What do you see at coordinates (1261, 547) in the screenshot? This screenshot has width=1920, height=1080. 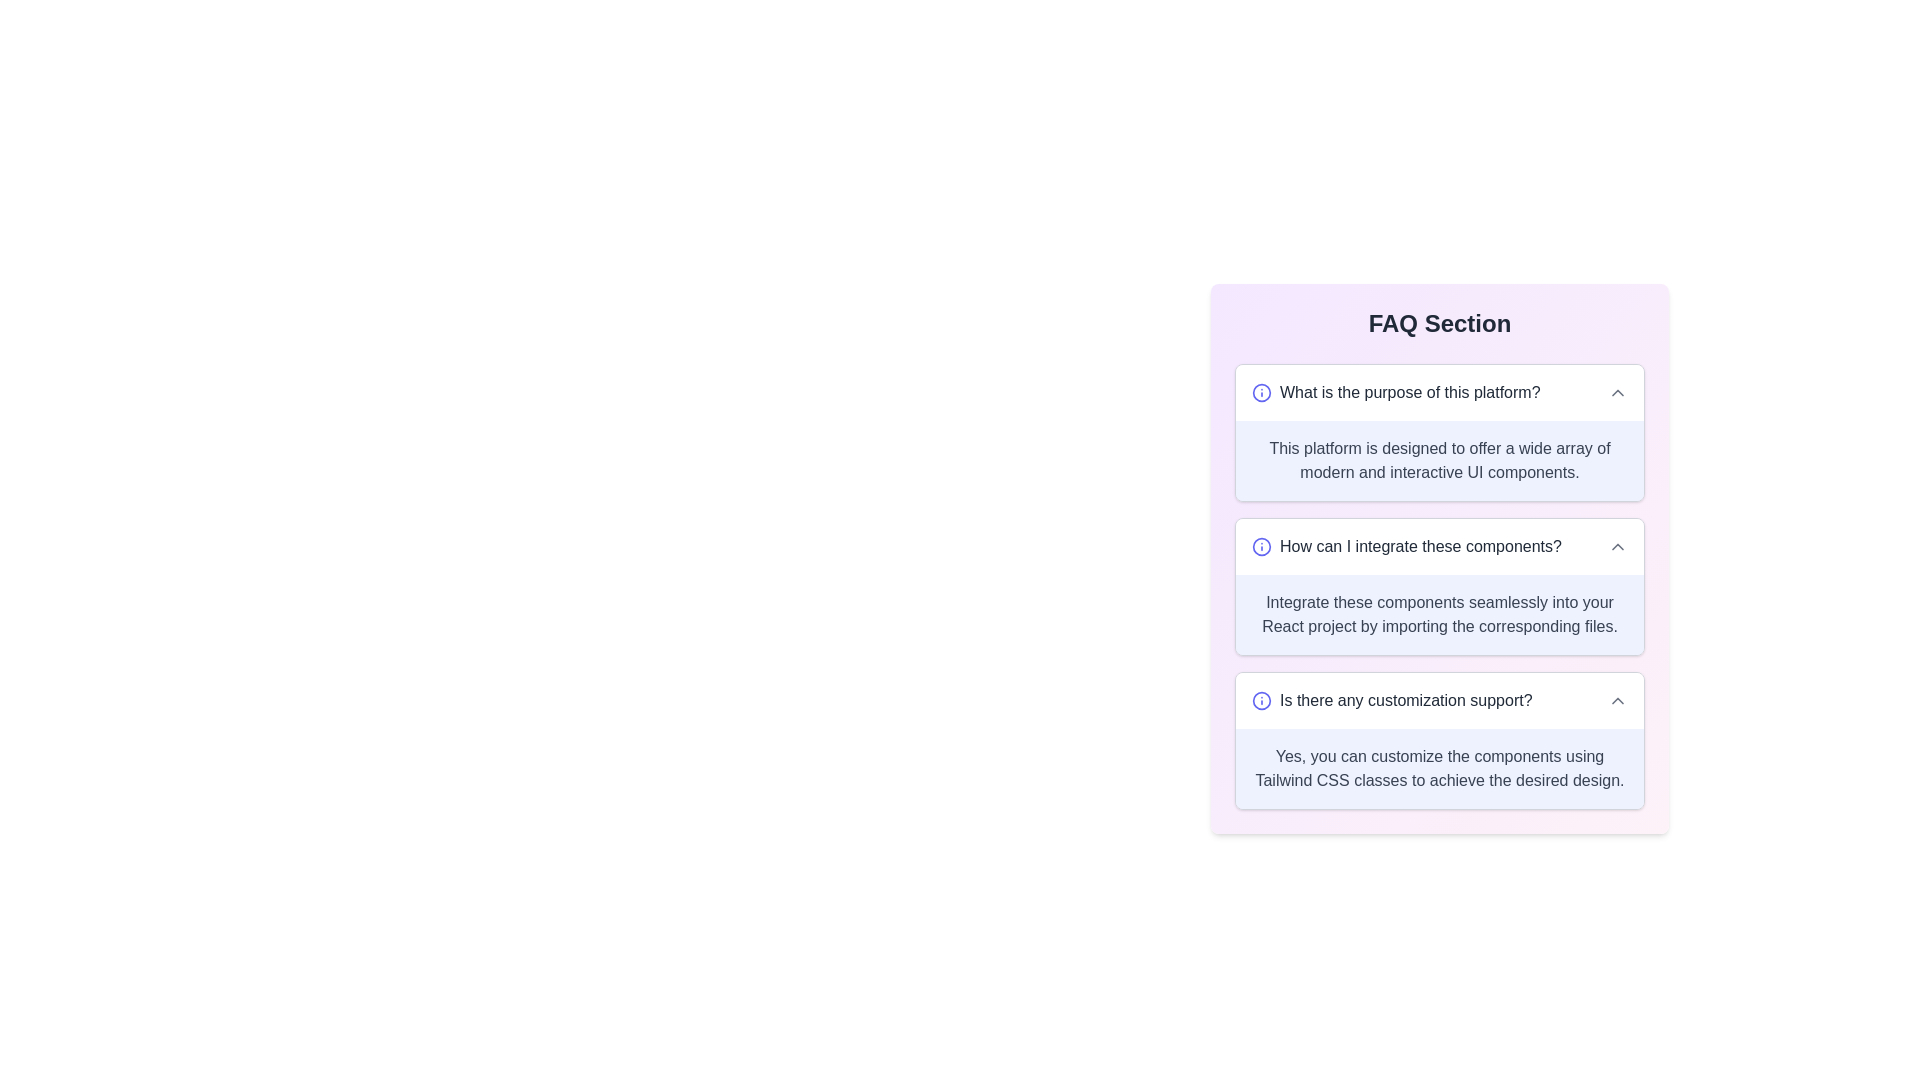 I see `the Information Icon located to the immediate left of the question 'How can I integrate these components?' in the FAQ section` at bounding box center [1261, 547].